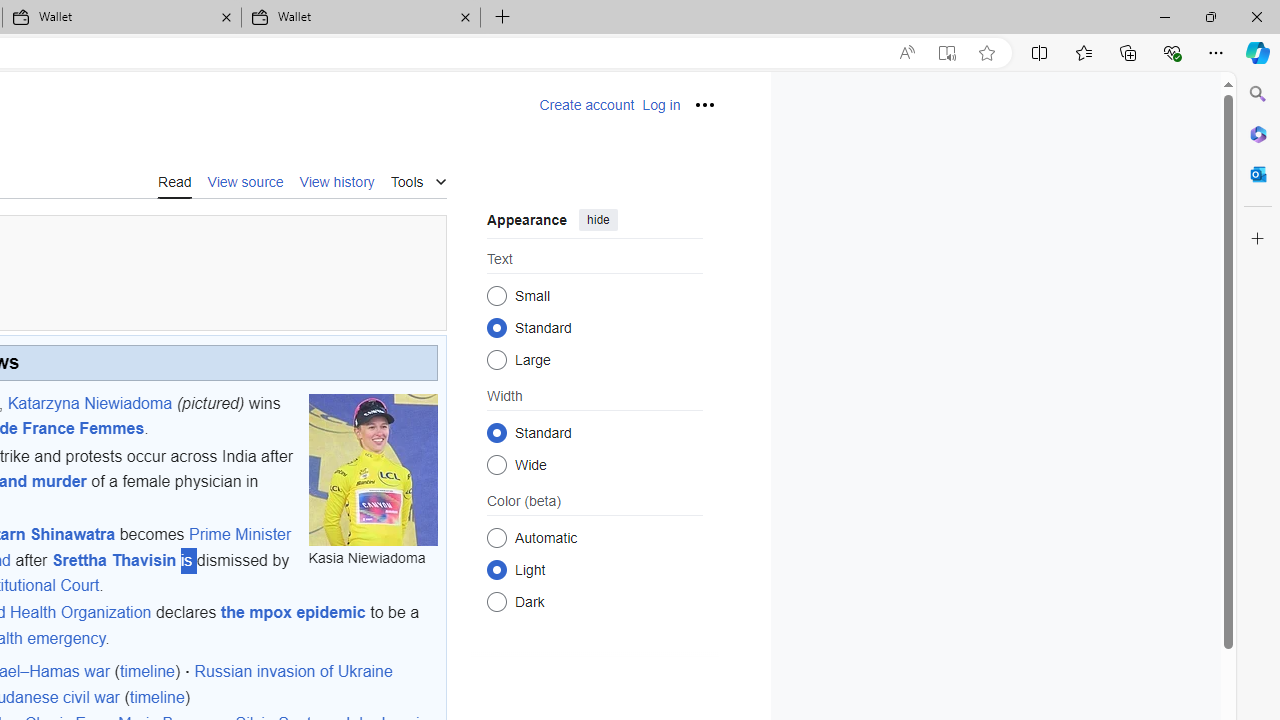 The width and height of the screenshot is (1280, 720). I want to click on 'Kasia Niewiadoma', so click(373, 469).